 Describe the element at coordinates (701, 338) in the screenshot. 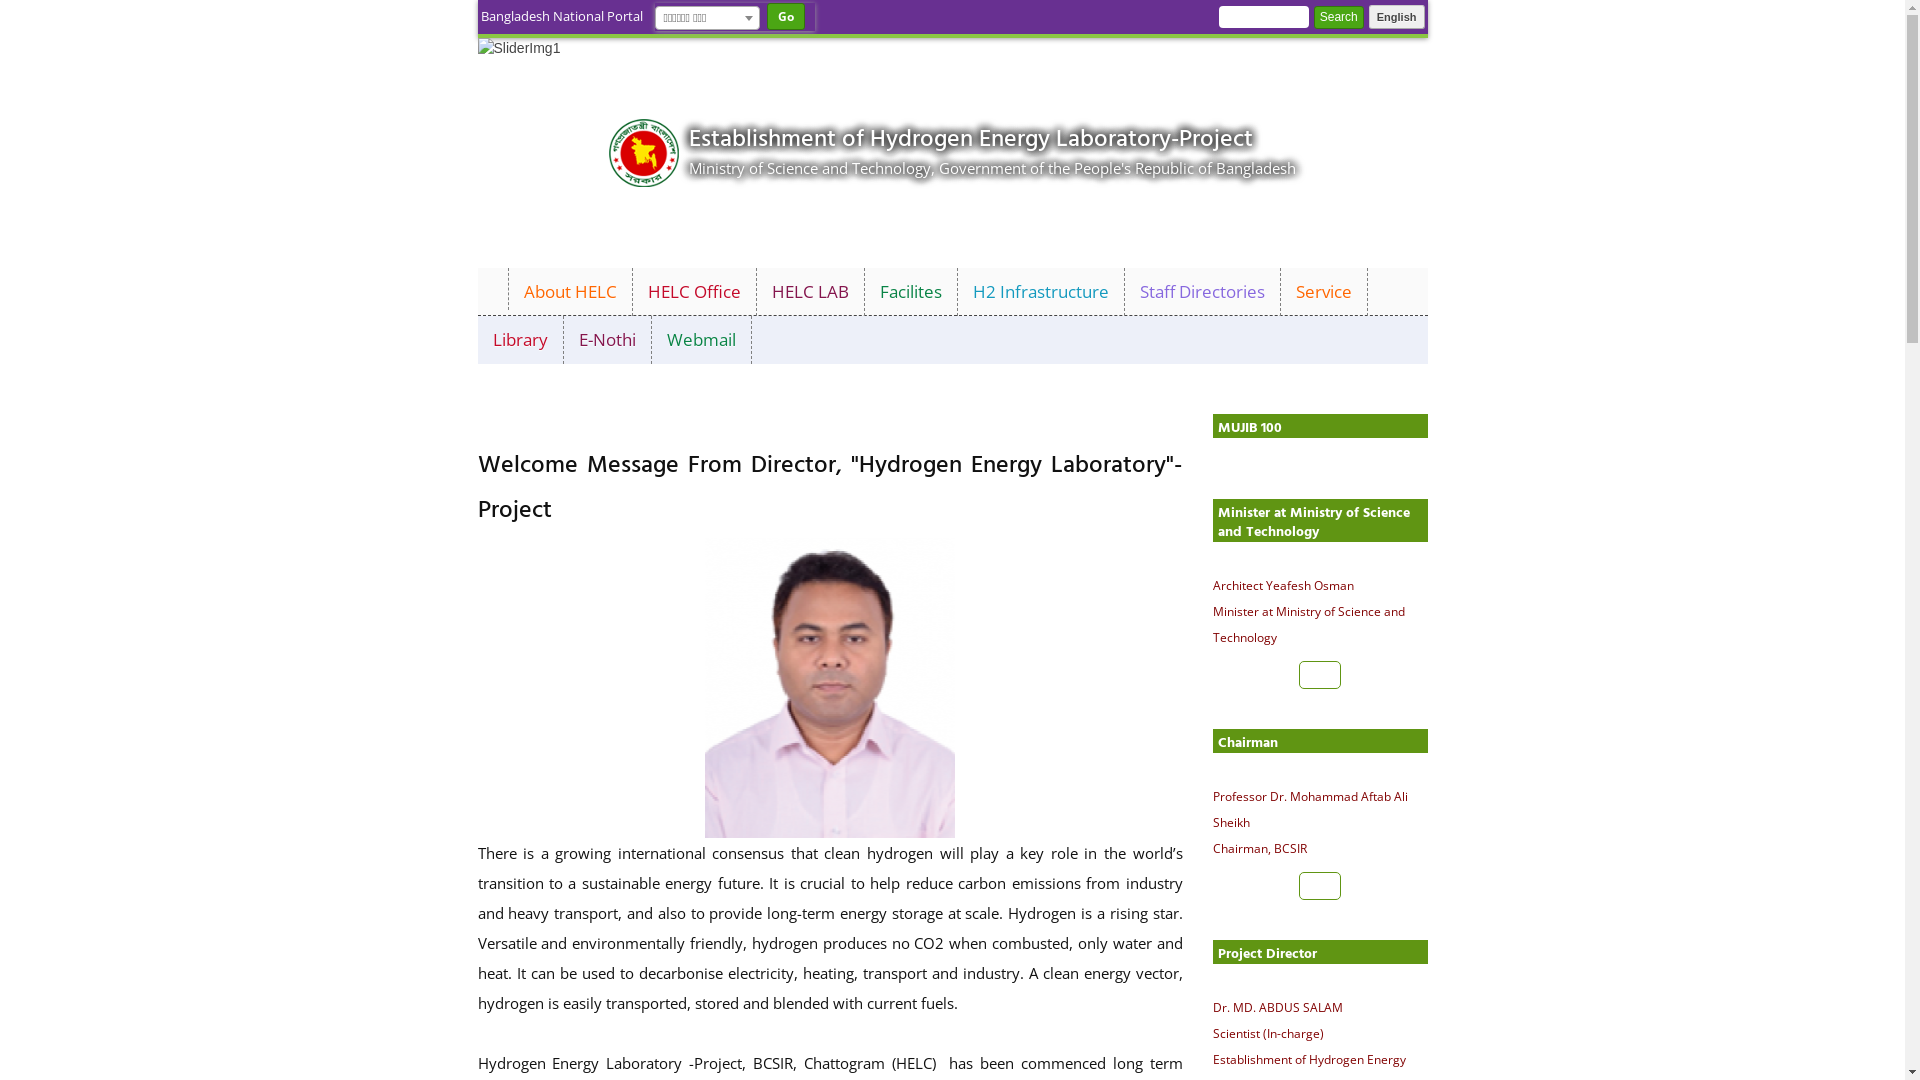

I see `'Webmail'` at that location.